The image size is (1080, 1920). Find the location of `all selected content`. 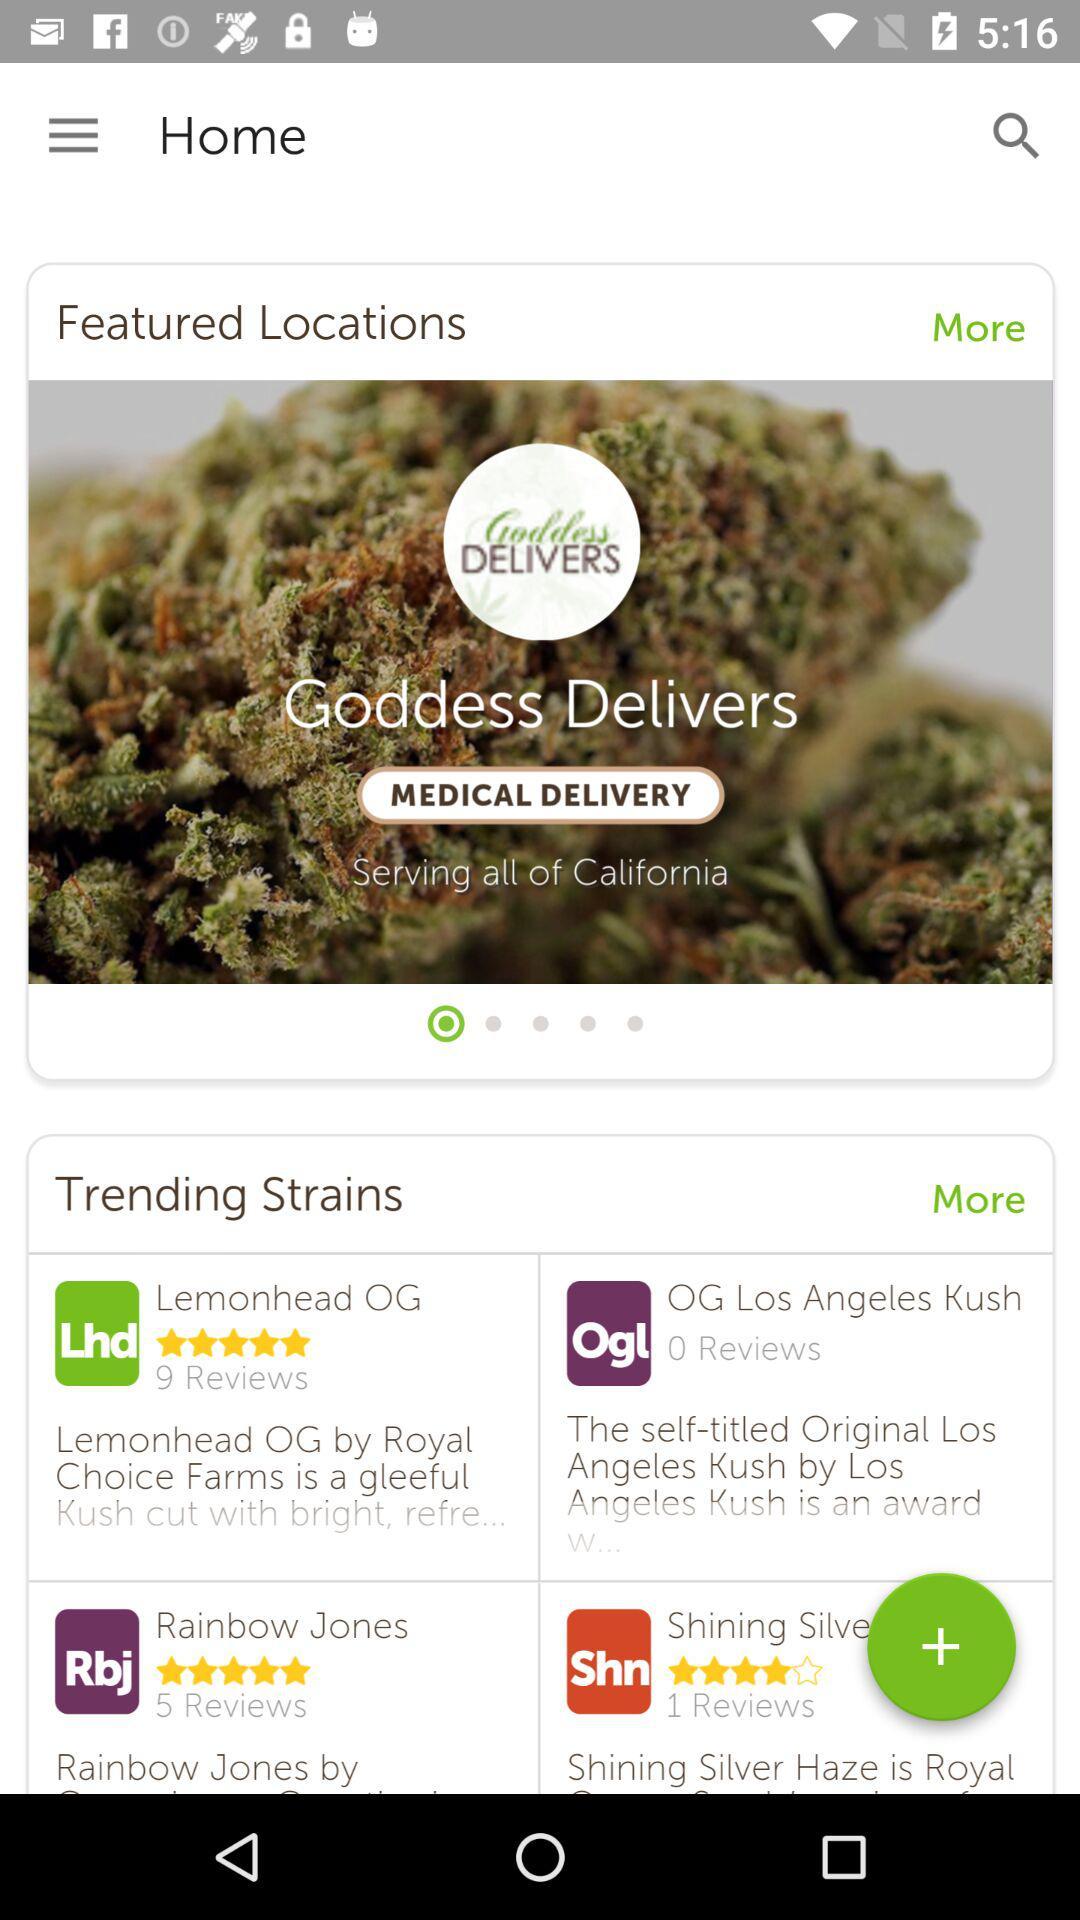

all selected content is located at coordinates (540, 1002).